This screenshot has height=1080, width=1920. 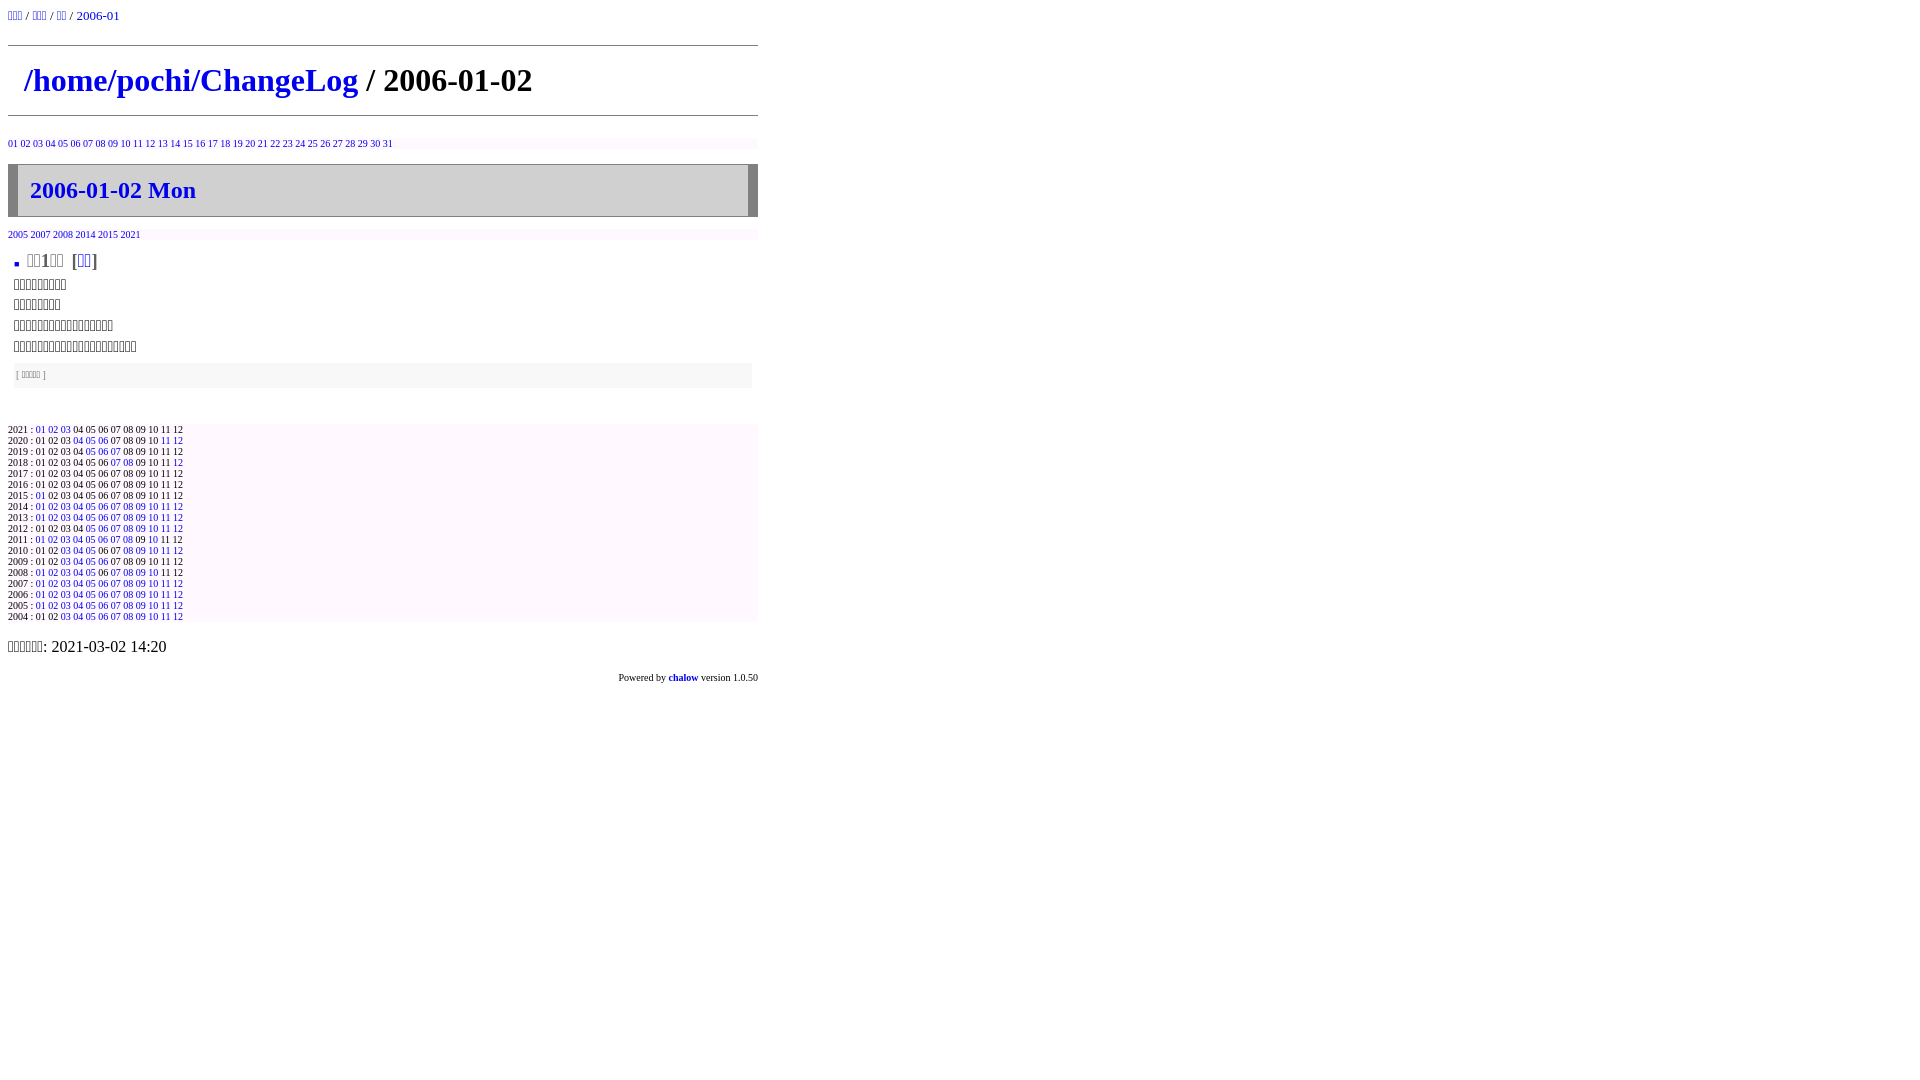 What do you see at coordinates (311, 142) in the screenshot?
I see `'25'` at bounding box center [311, 142].